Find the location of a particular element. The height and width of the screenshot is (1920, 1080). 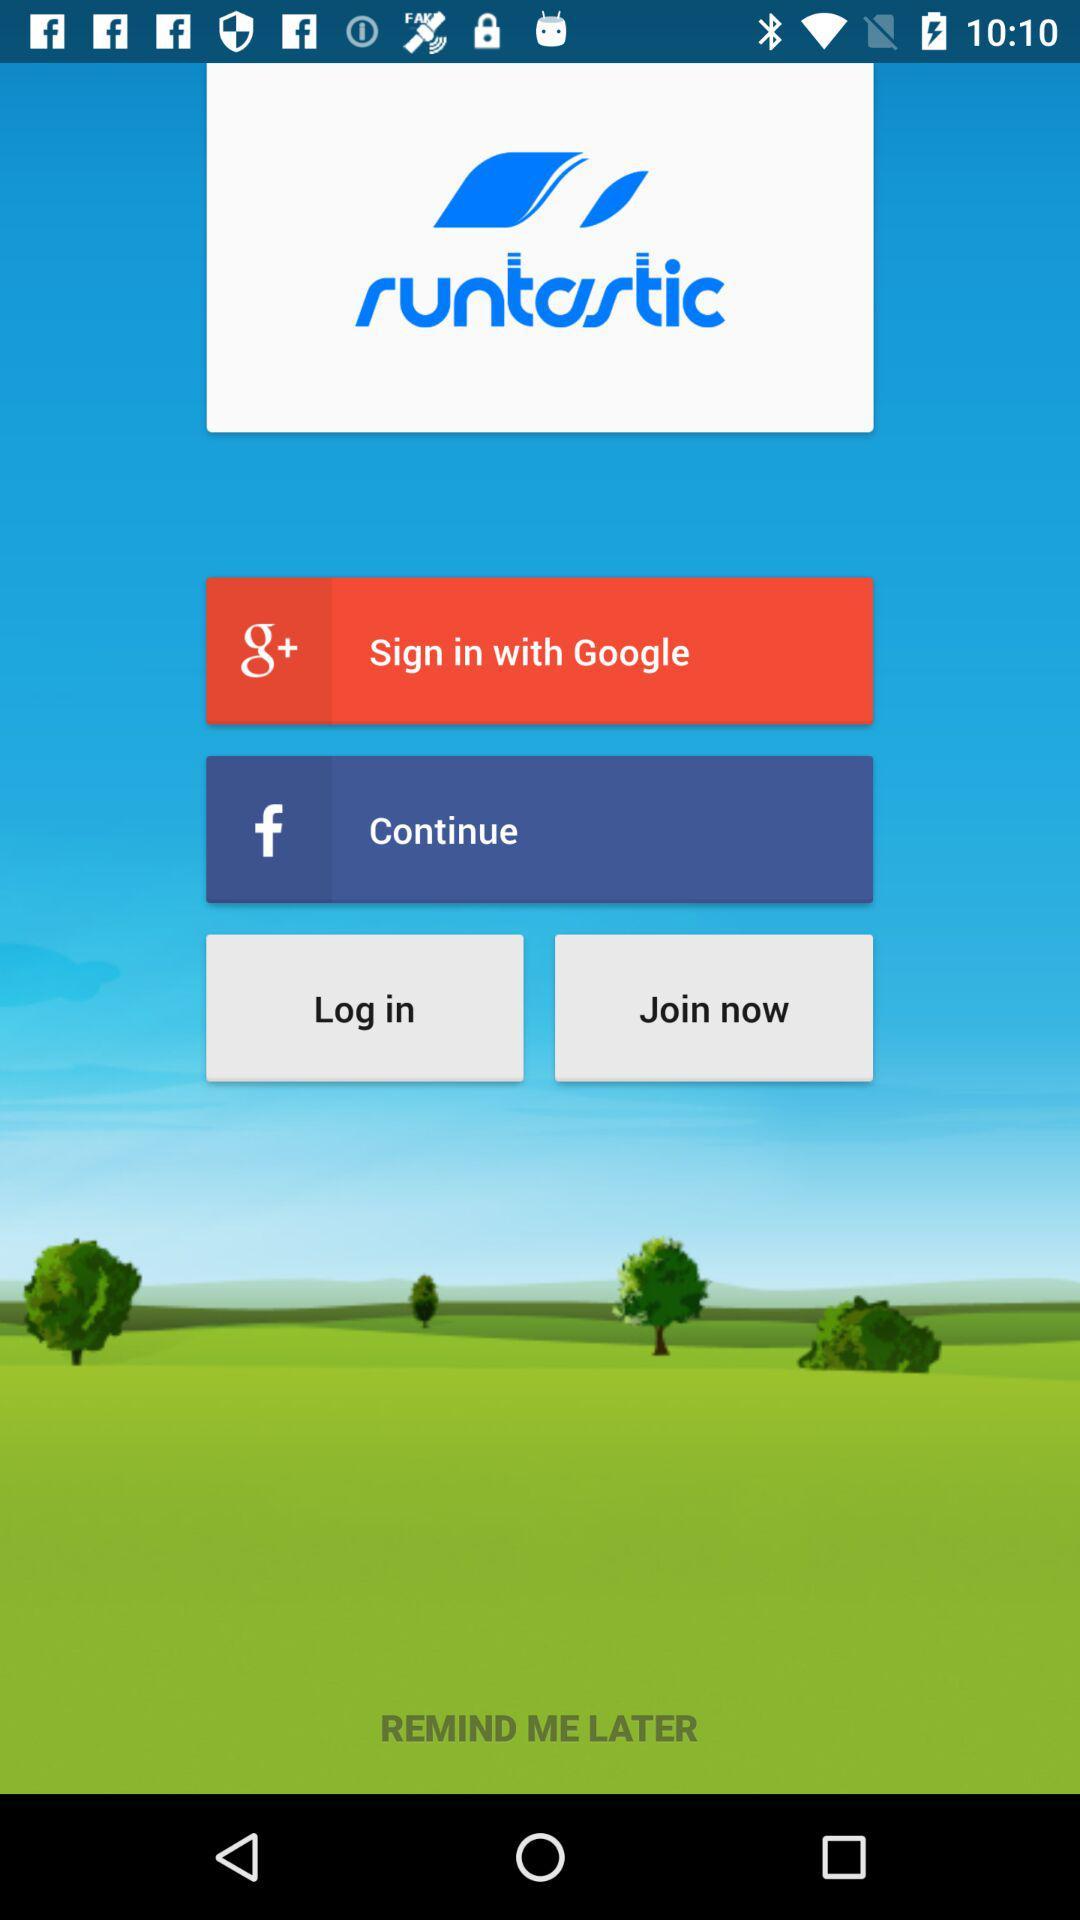

item above continue icon is located at coordinates (538, 651).